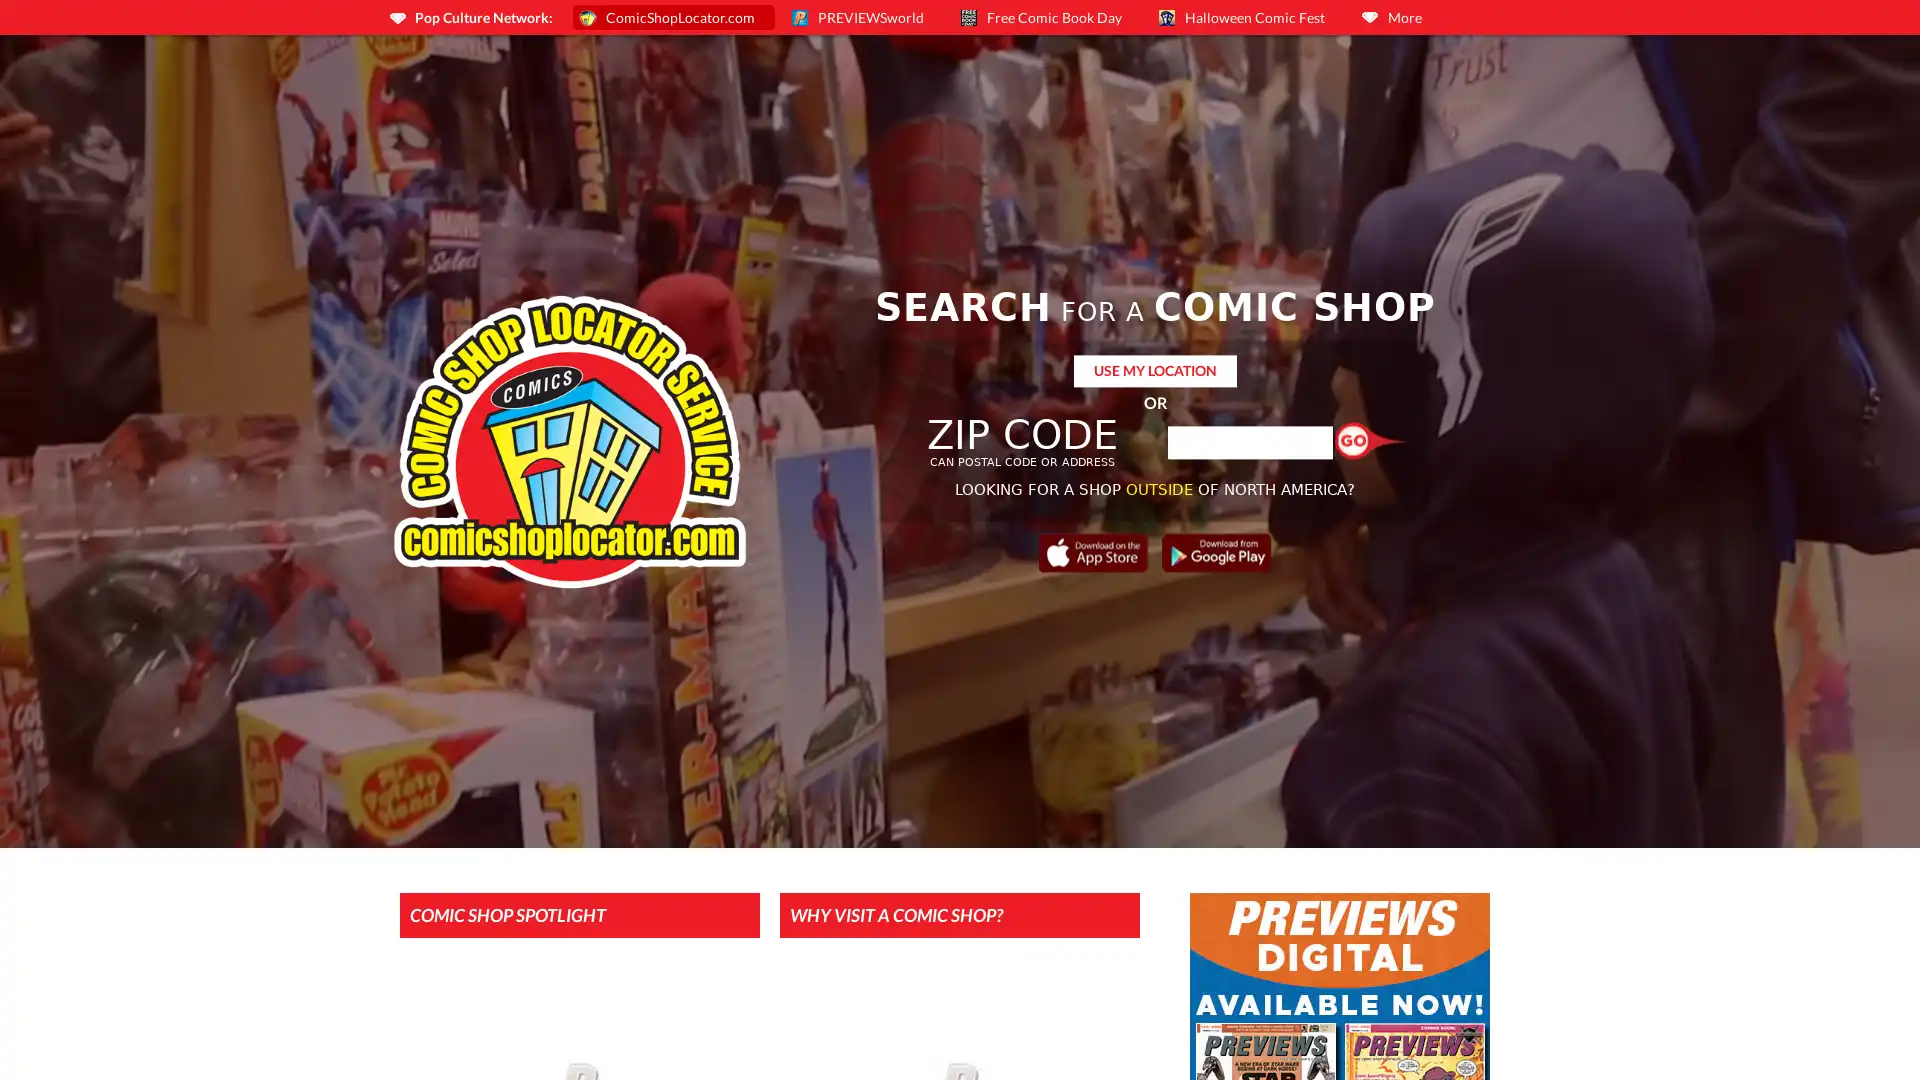 This screenshot has width=1920, height=1080. What do you see at coordinates (1154, 370) in the screenshot?
I see `USE MY LOCATION` at bounding box center [1154, 370].